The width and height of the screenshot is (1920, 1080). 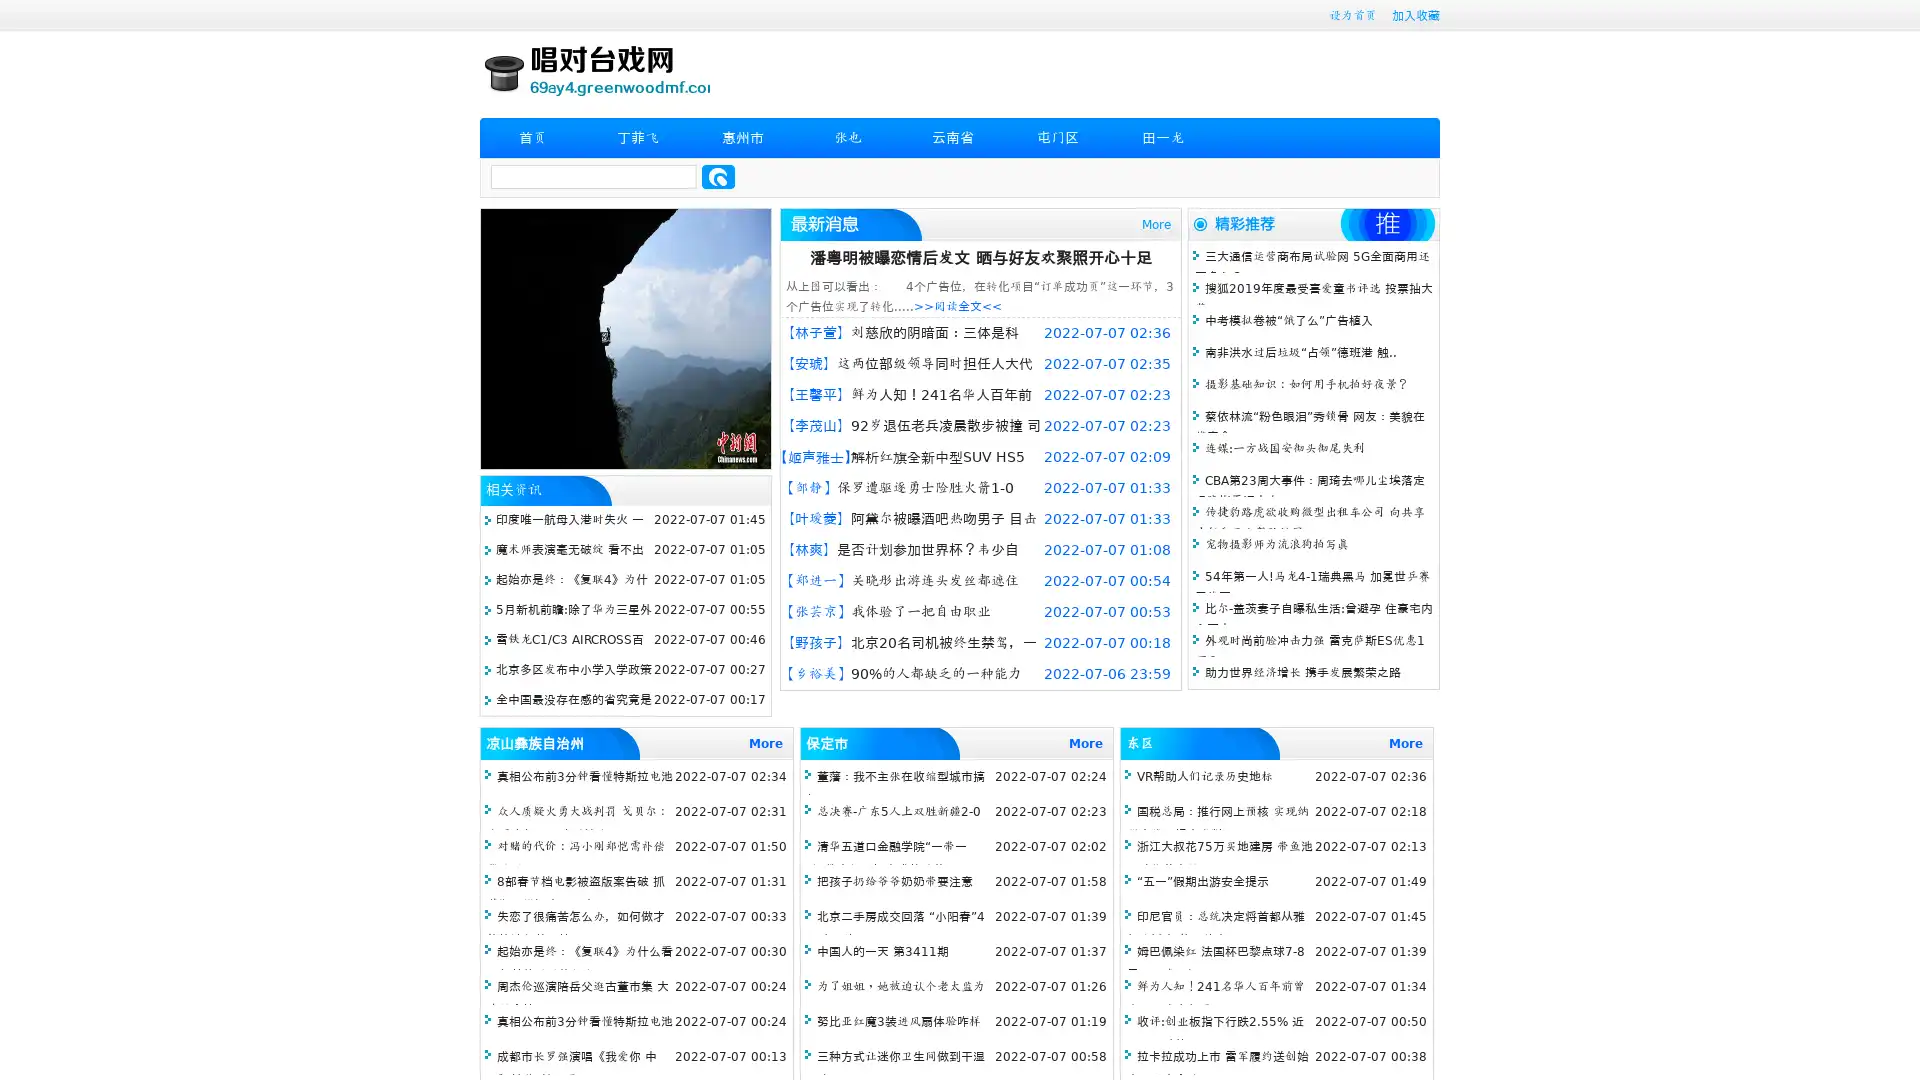 I want to click on Search, so click(x=718, y=176).